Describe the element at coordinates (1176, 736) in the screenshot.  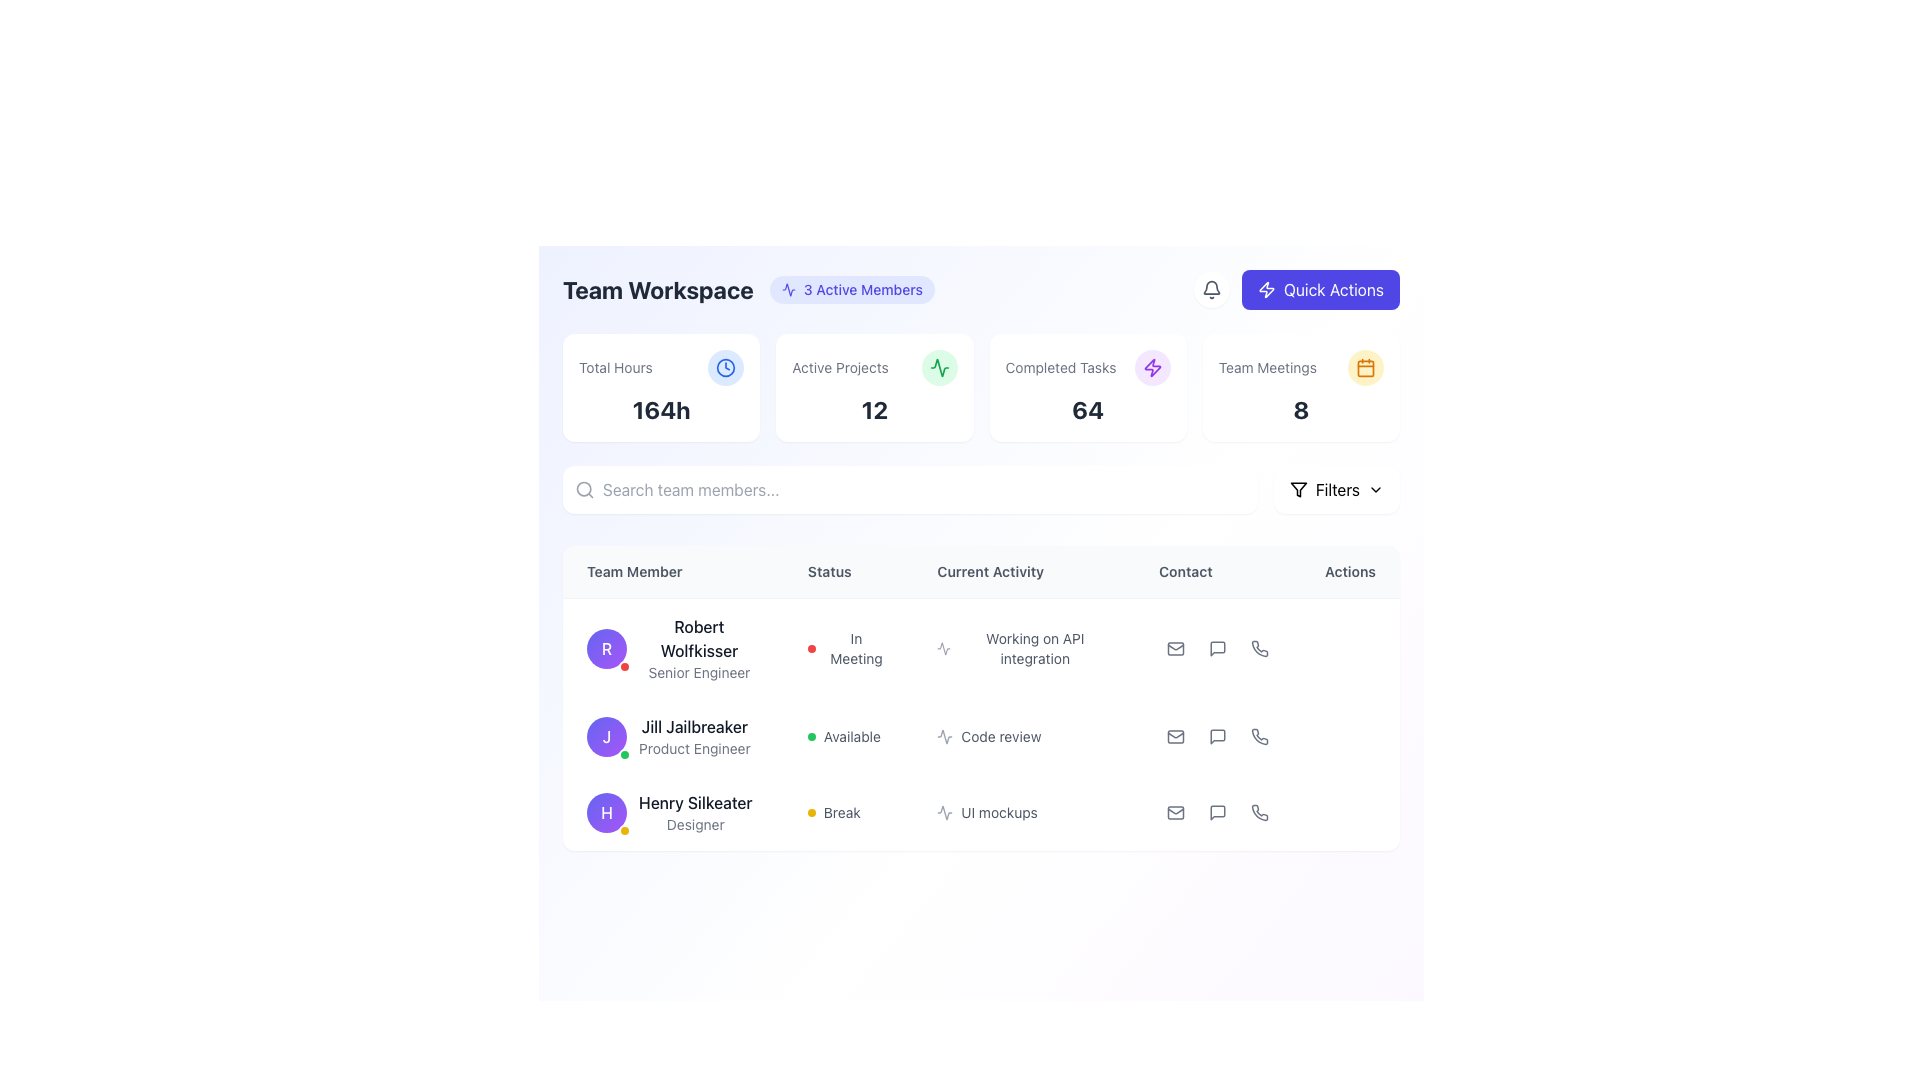
I see `the email icon (envelope design) located in the 'Contact' column beside user 'Jill Jailbreaker'` at that location.